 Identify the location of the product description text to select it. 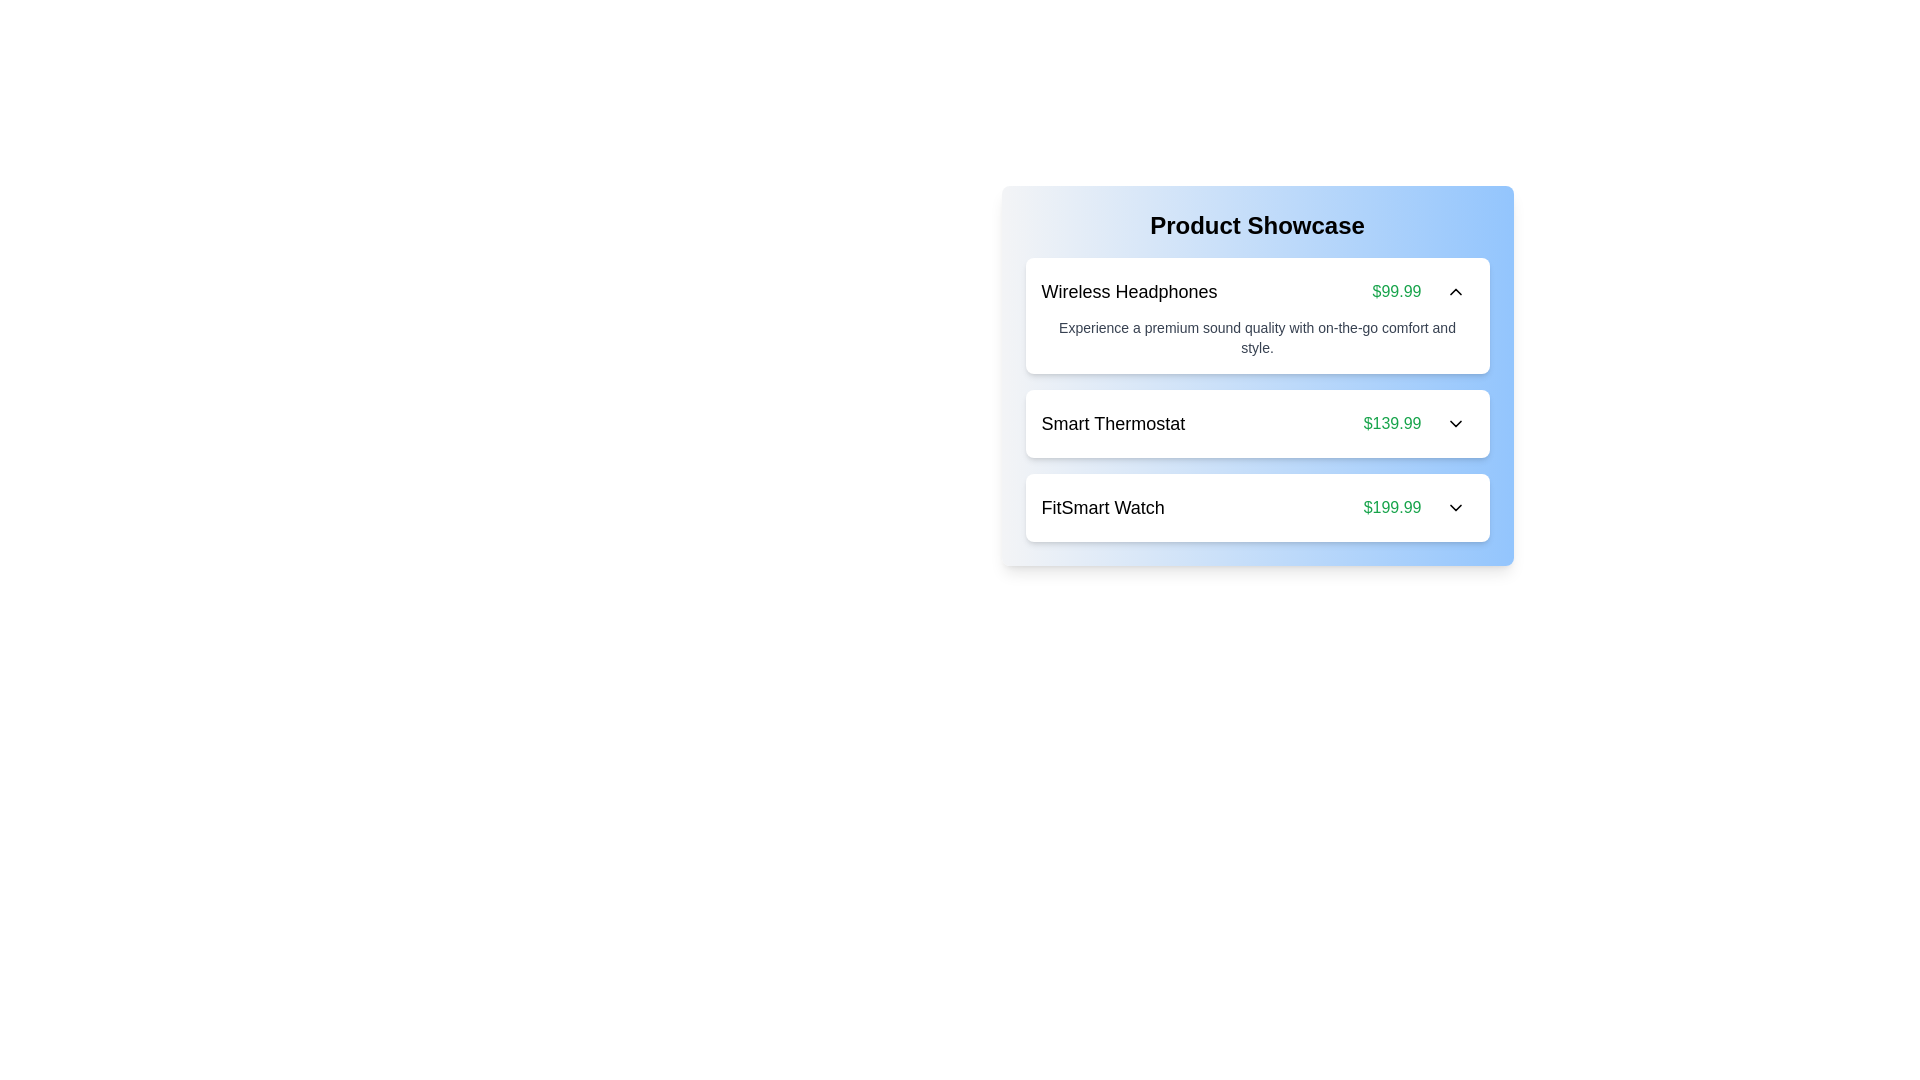
(1256, 337).